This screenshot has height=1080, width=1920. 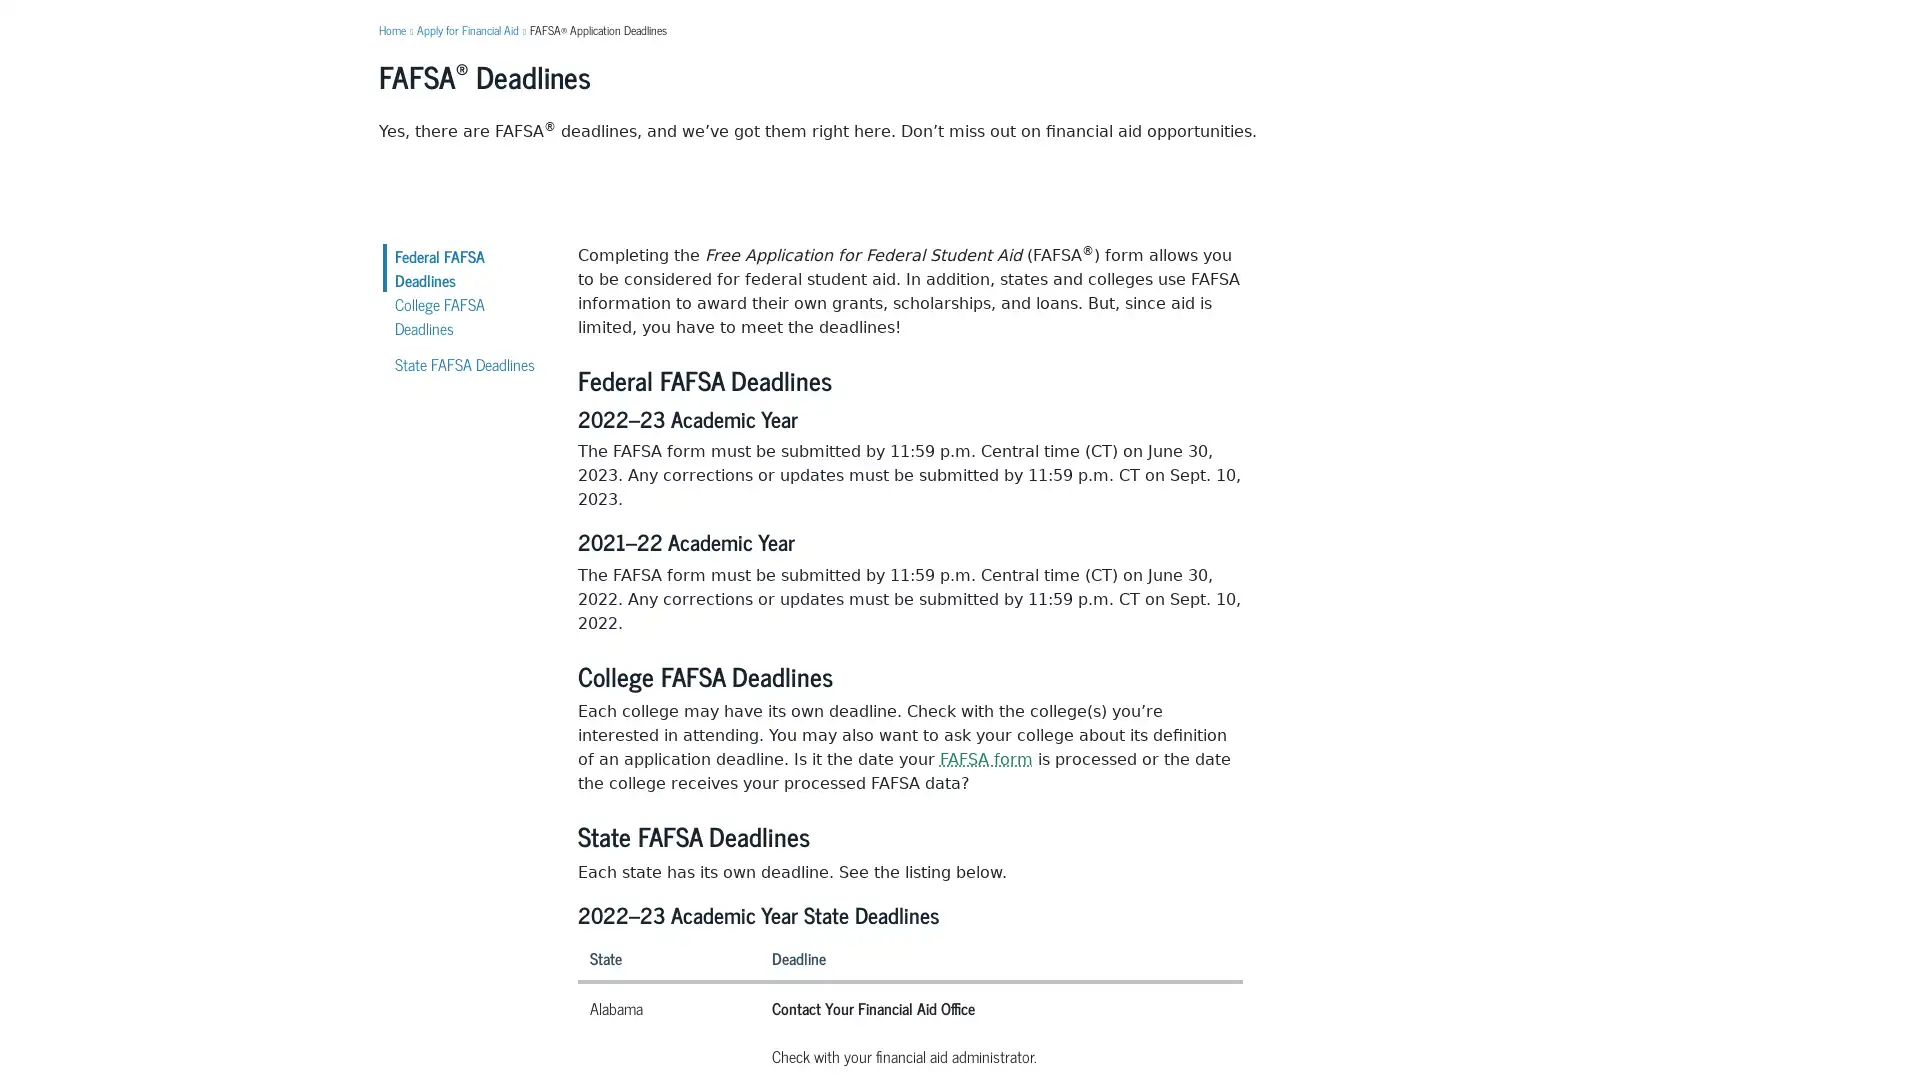 I want to click on Espanol, so click(x=1520, y=15).